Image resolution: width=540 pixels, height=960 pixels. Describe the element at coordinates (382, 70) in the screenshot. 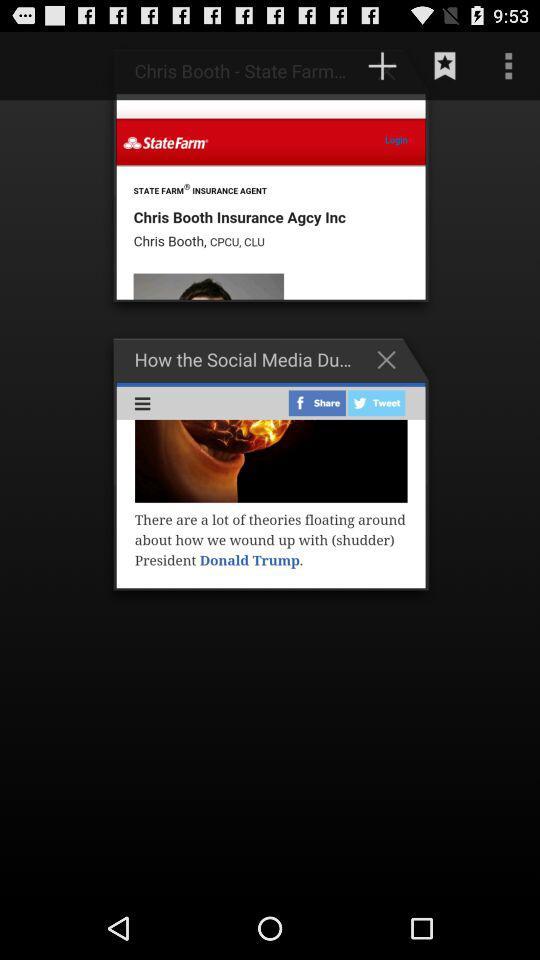

I see `the add icon` at that location.